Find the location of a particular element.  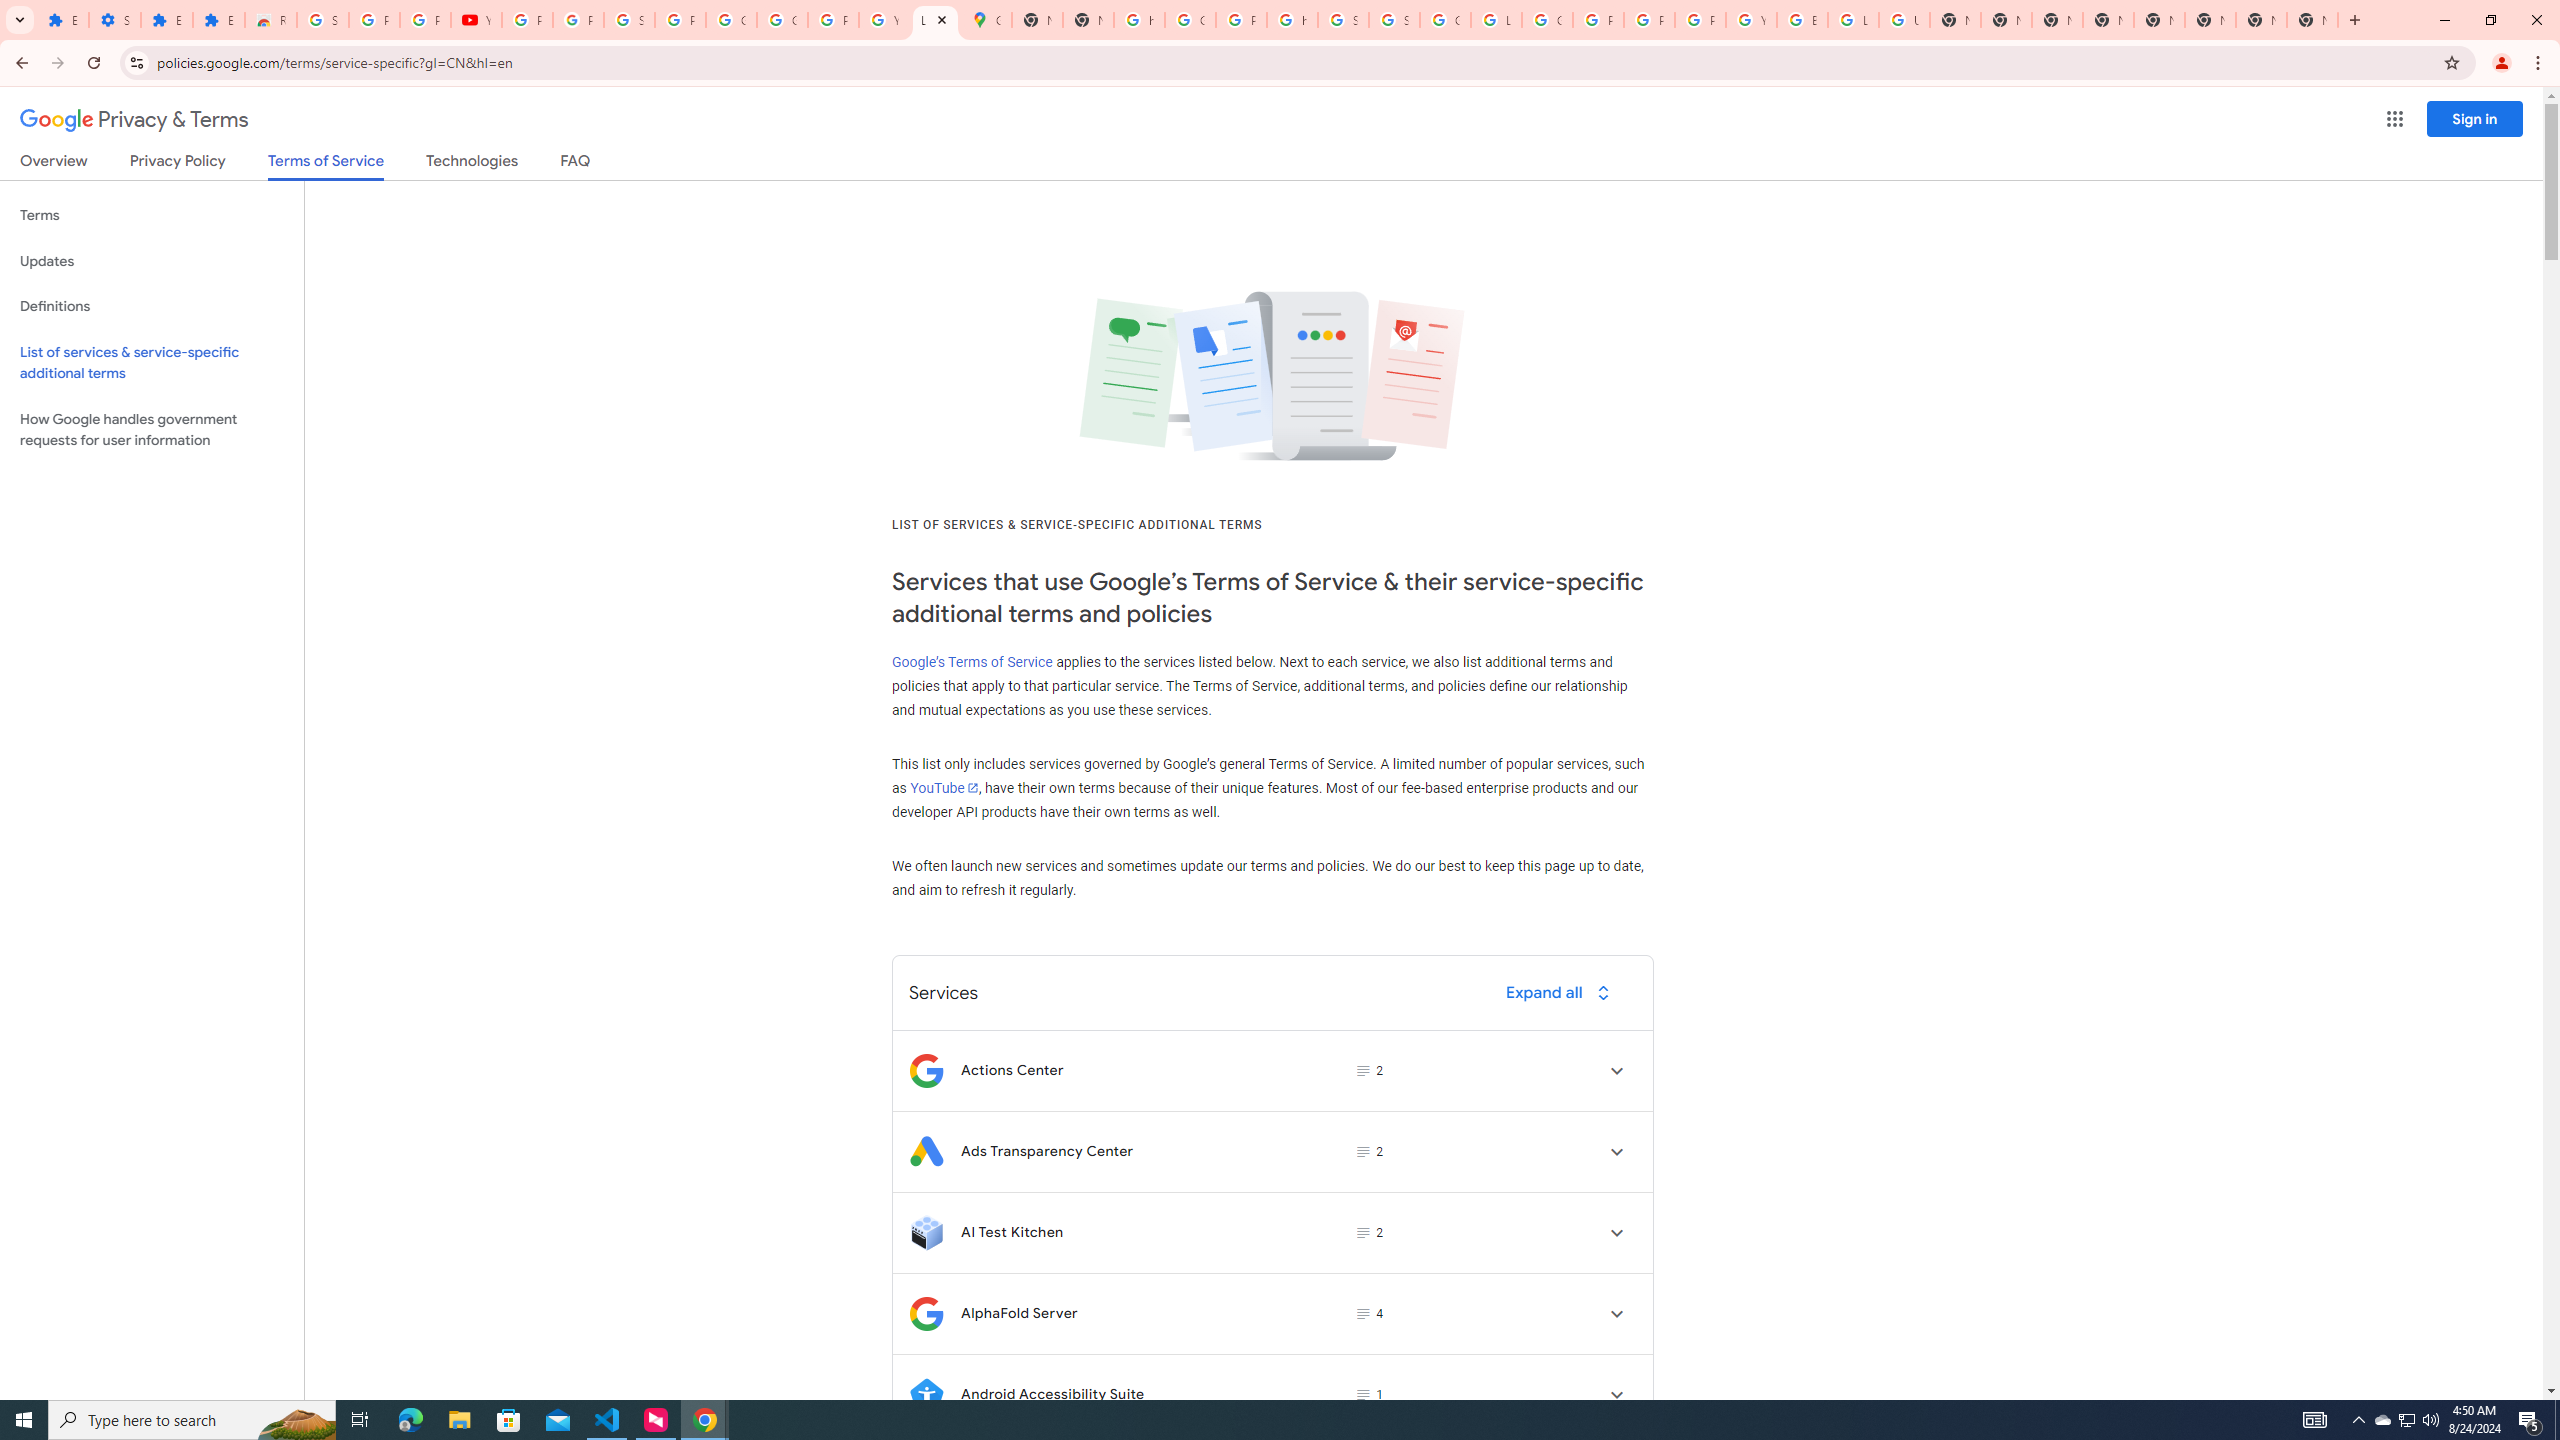

'Sign in - Google Accounts' is located at coordinates (322, 19).